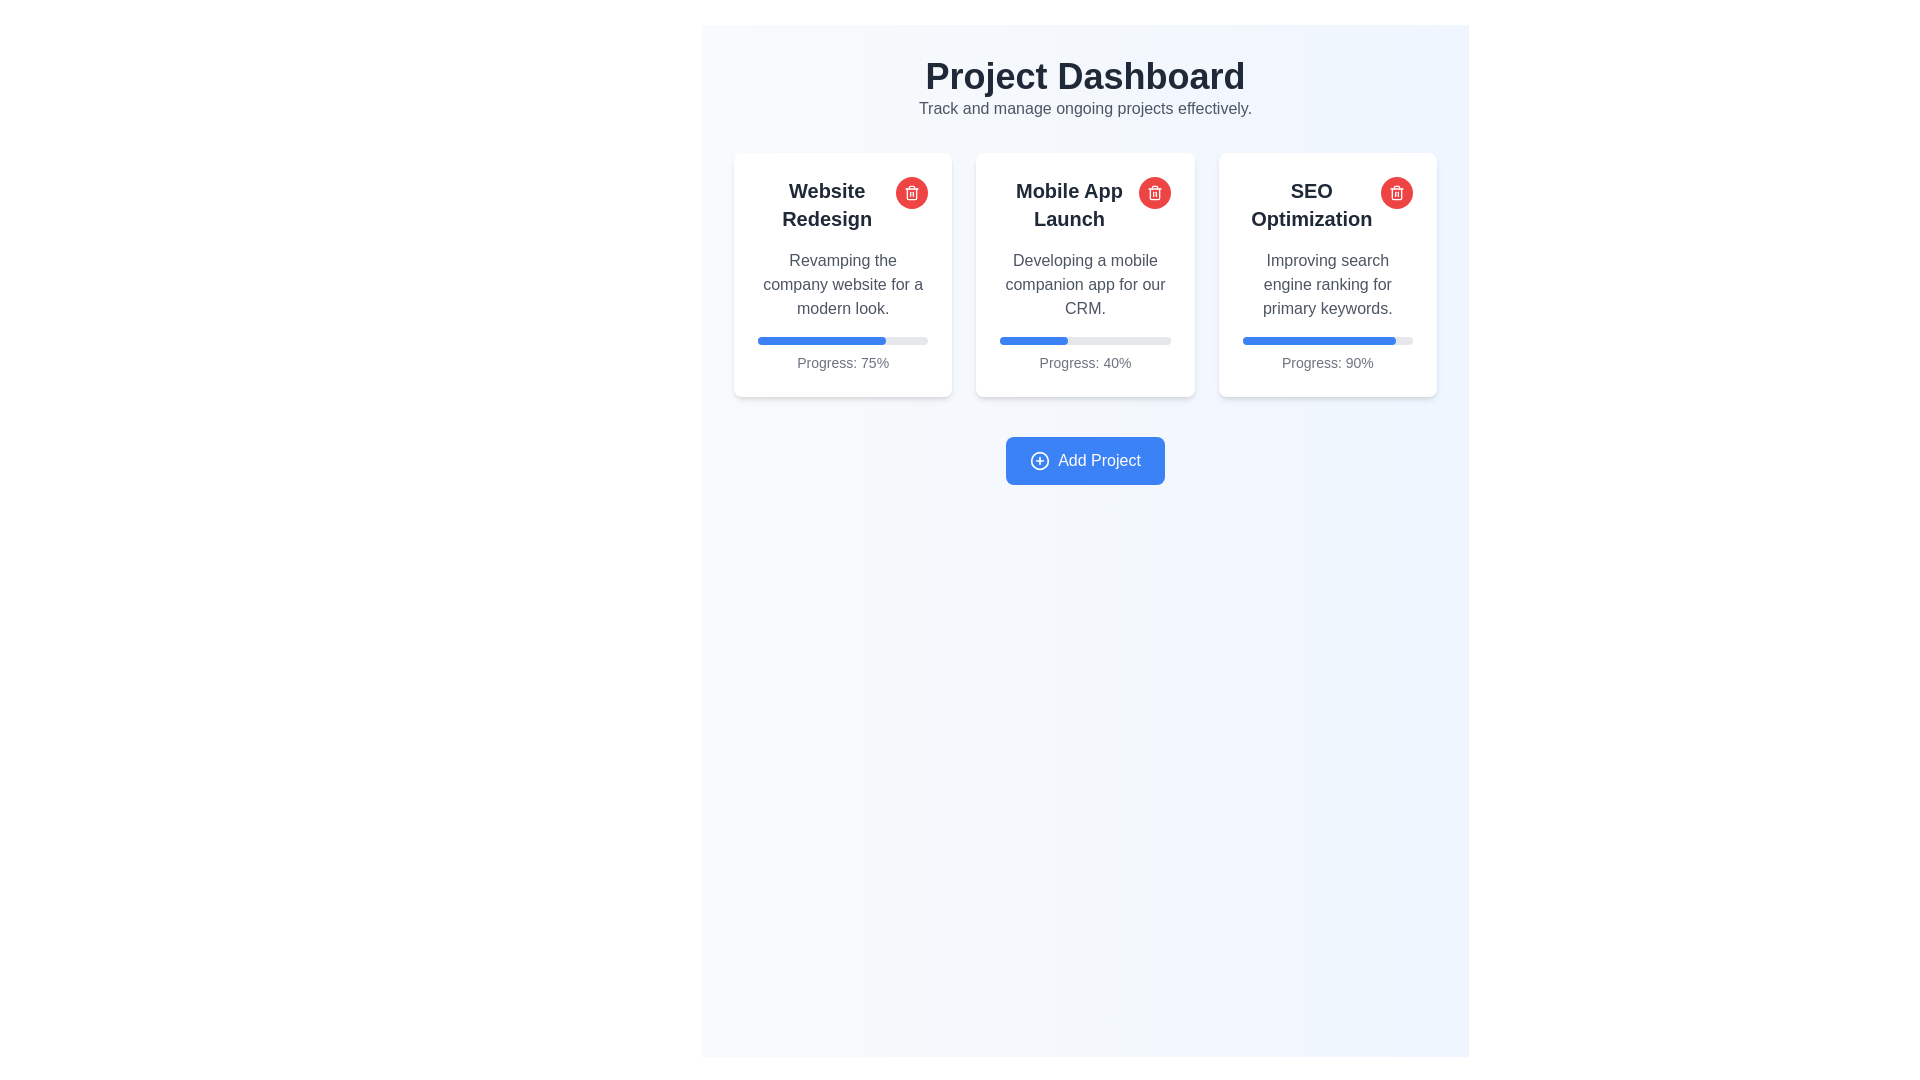  What do you see at coordinates (1311, 204) in the screenshot?
I see `the text label 'SEO Optimization' which is styled with bold font and is located at the top of the third card in the 'Project Dashboard'` at bounding box center [1311, 204].